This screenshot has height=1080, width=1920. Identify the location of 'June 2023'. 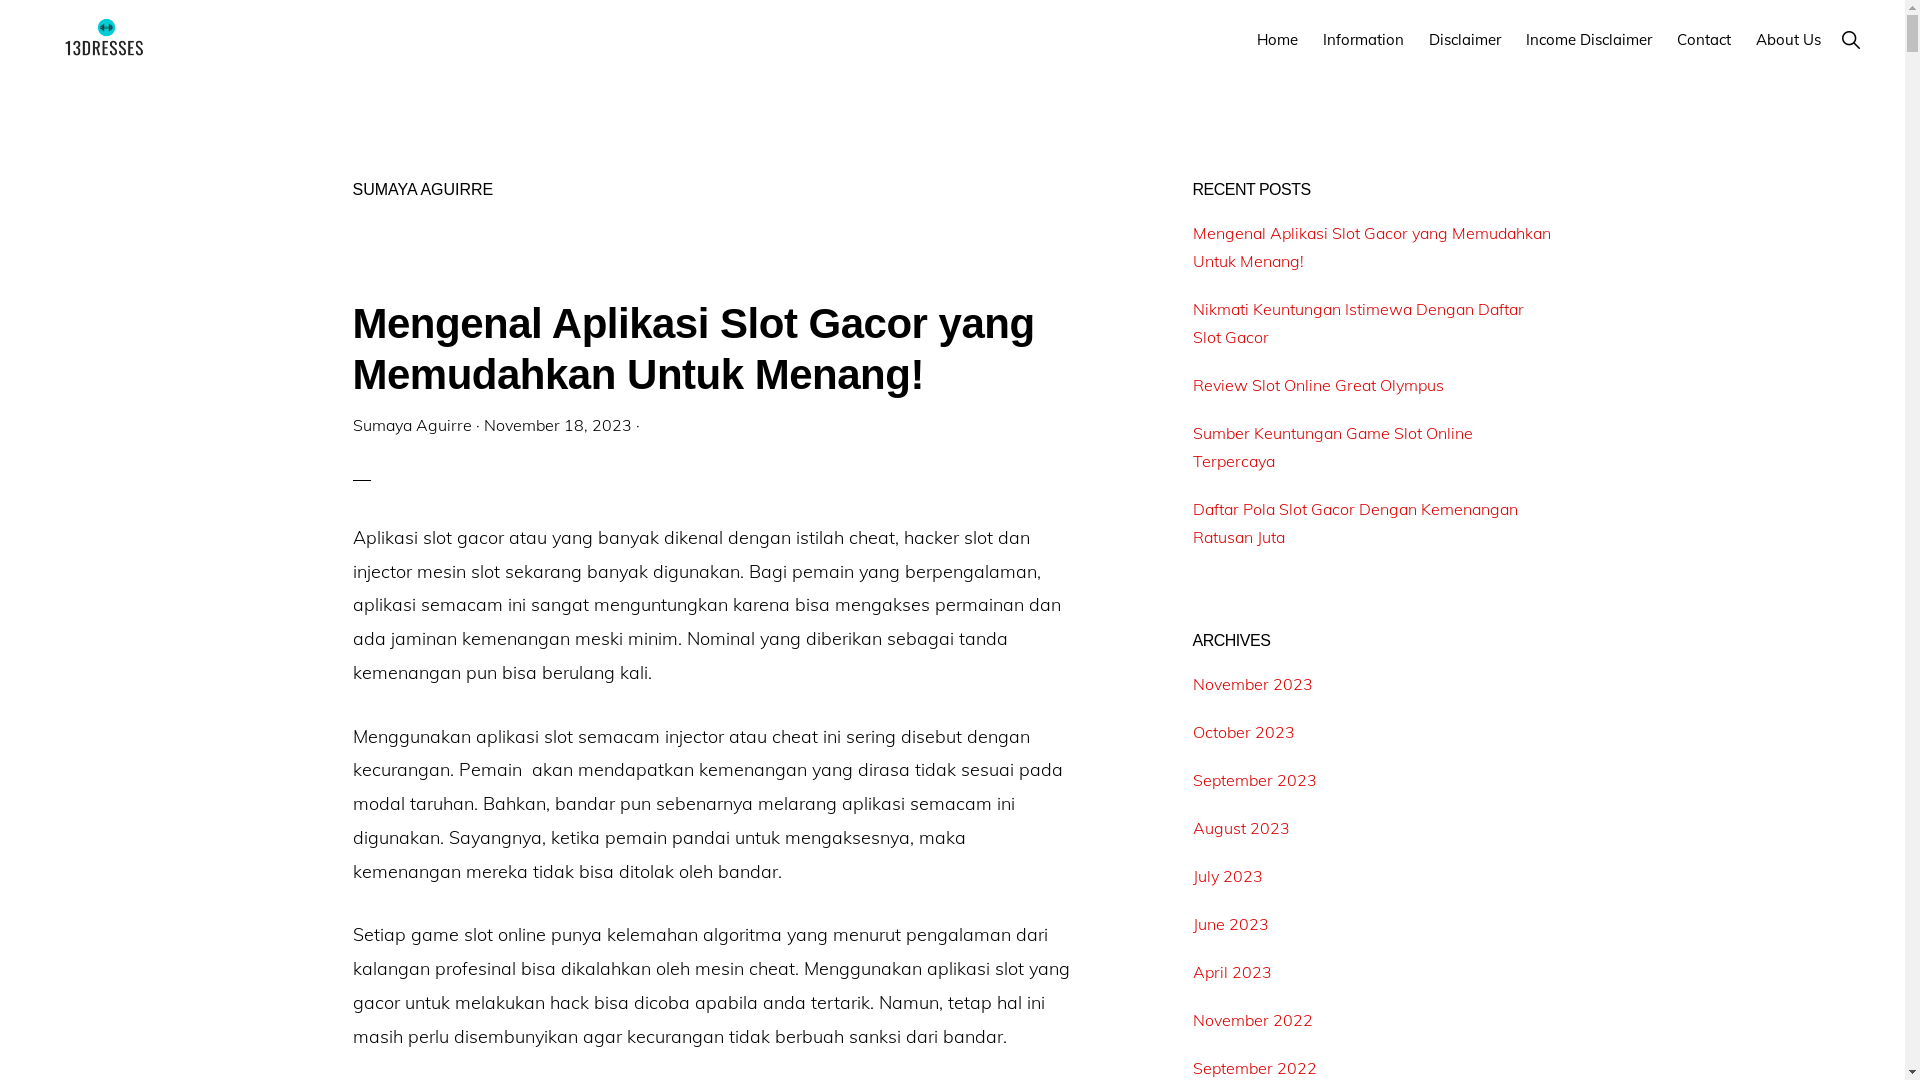
(1228, 924).